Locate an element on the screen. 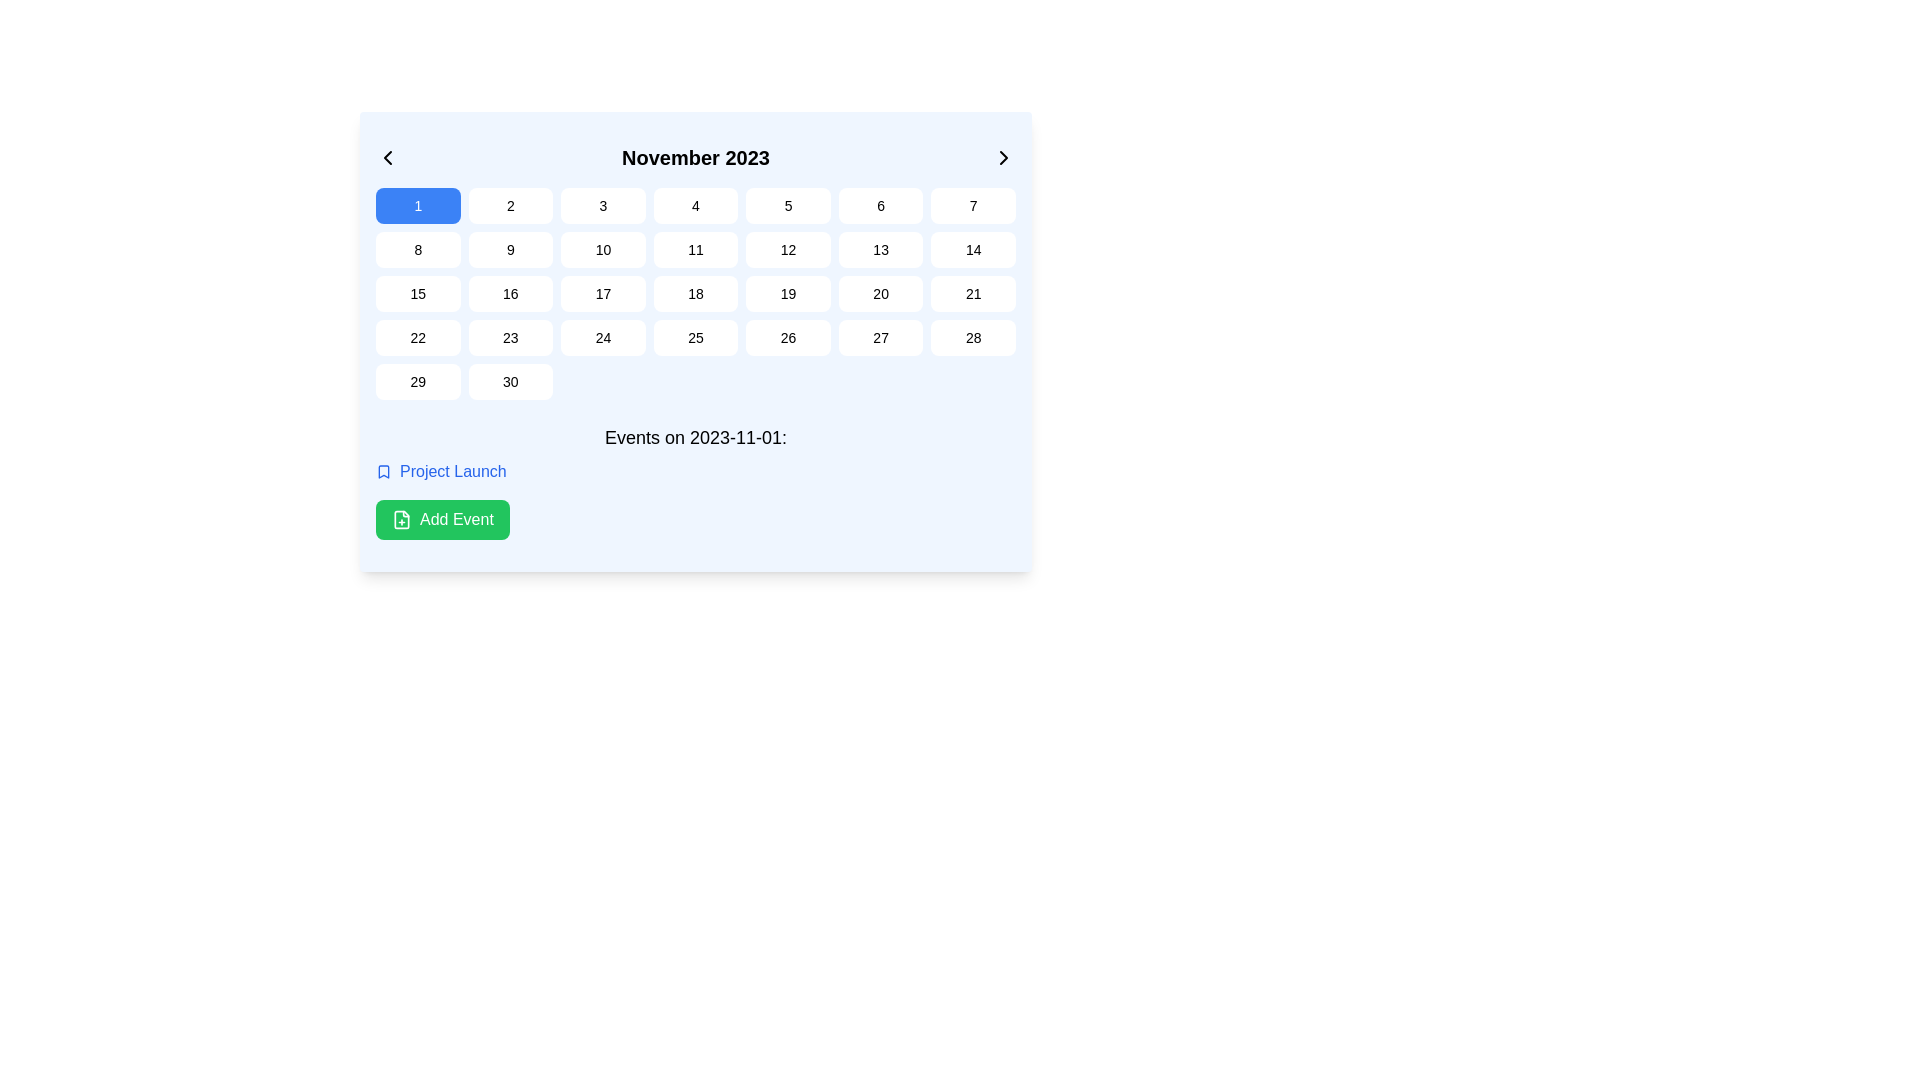  the button representing the 11th day of November 2023 is located at coordinates (696, 249).